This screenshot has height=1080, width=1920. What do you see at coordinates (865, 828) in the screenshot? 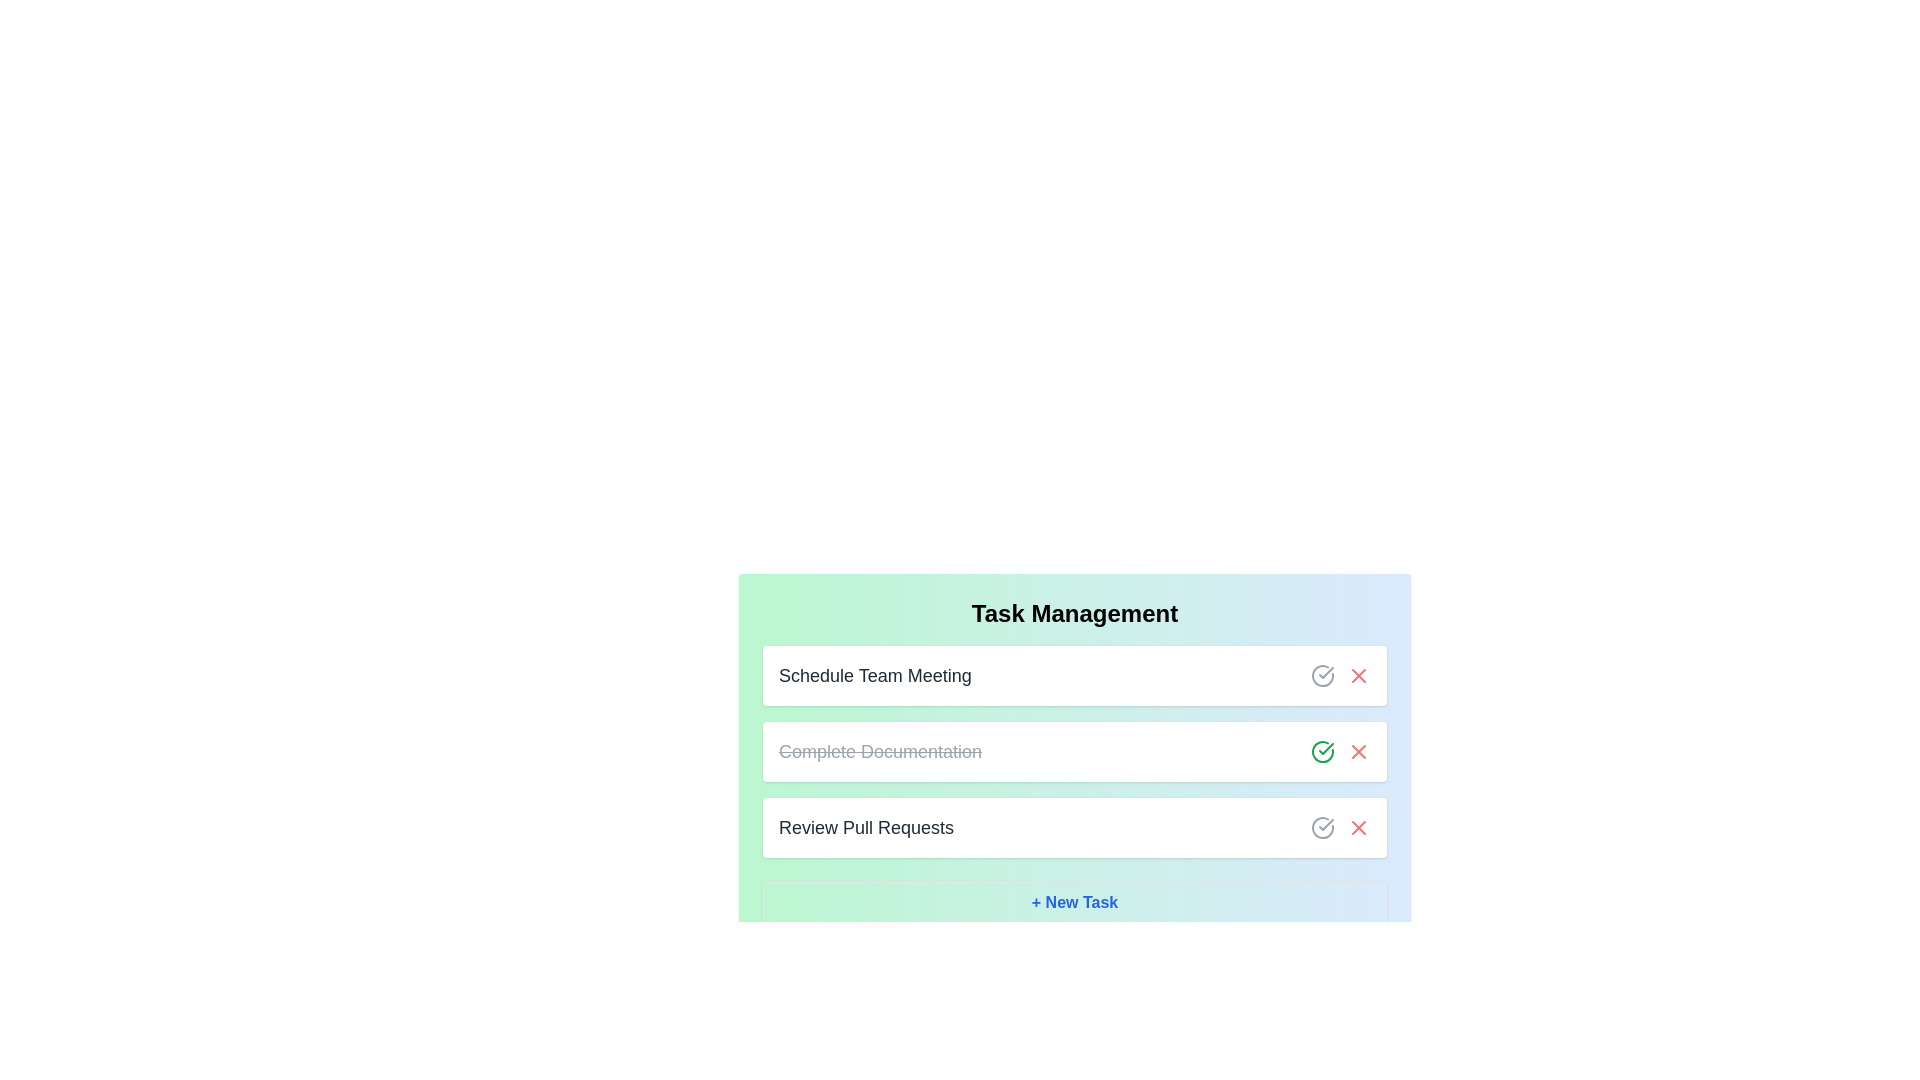
I see `the task titled 'Review Pull Requests'` at bounding box center [865, 828].